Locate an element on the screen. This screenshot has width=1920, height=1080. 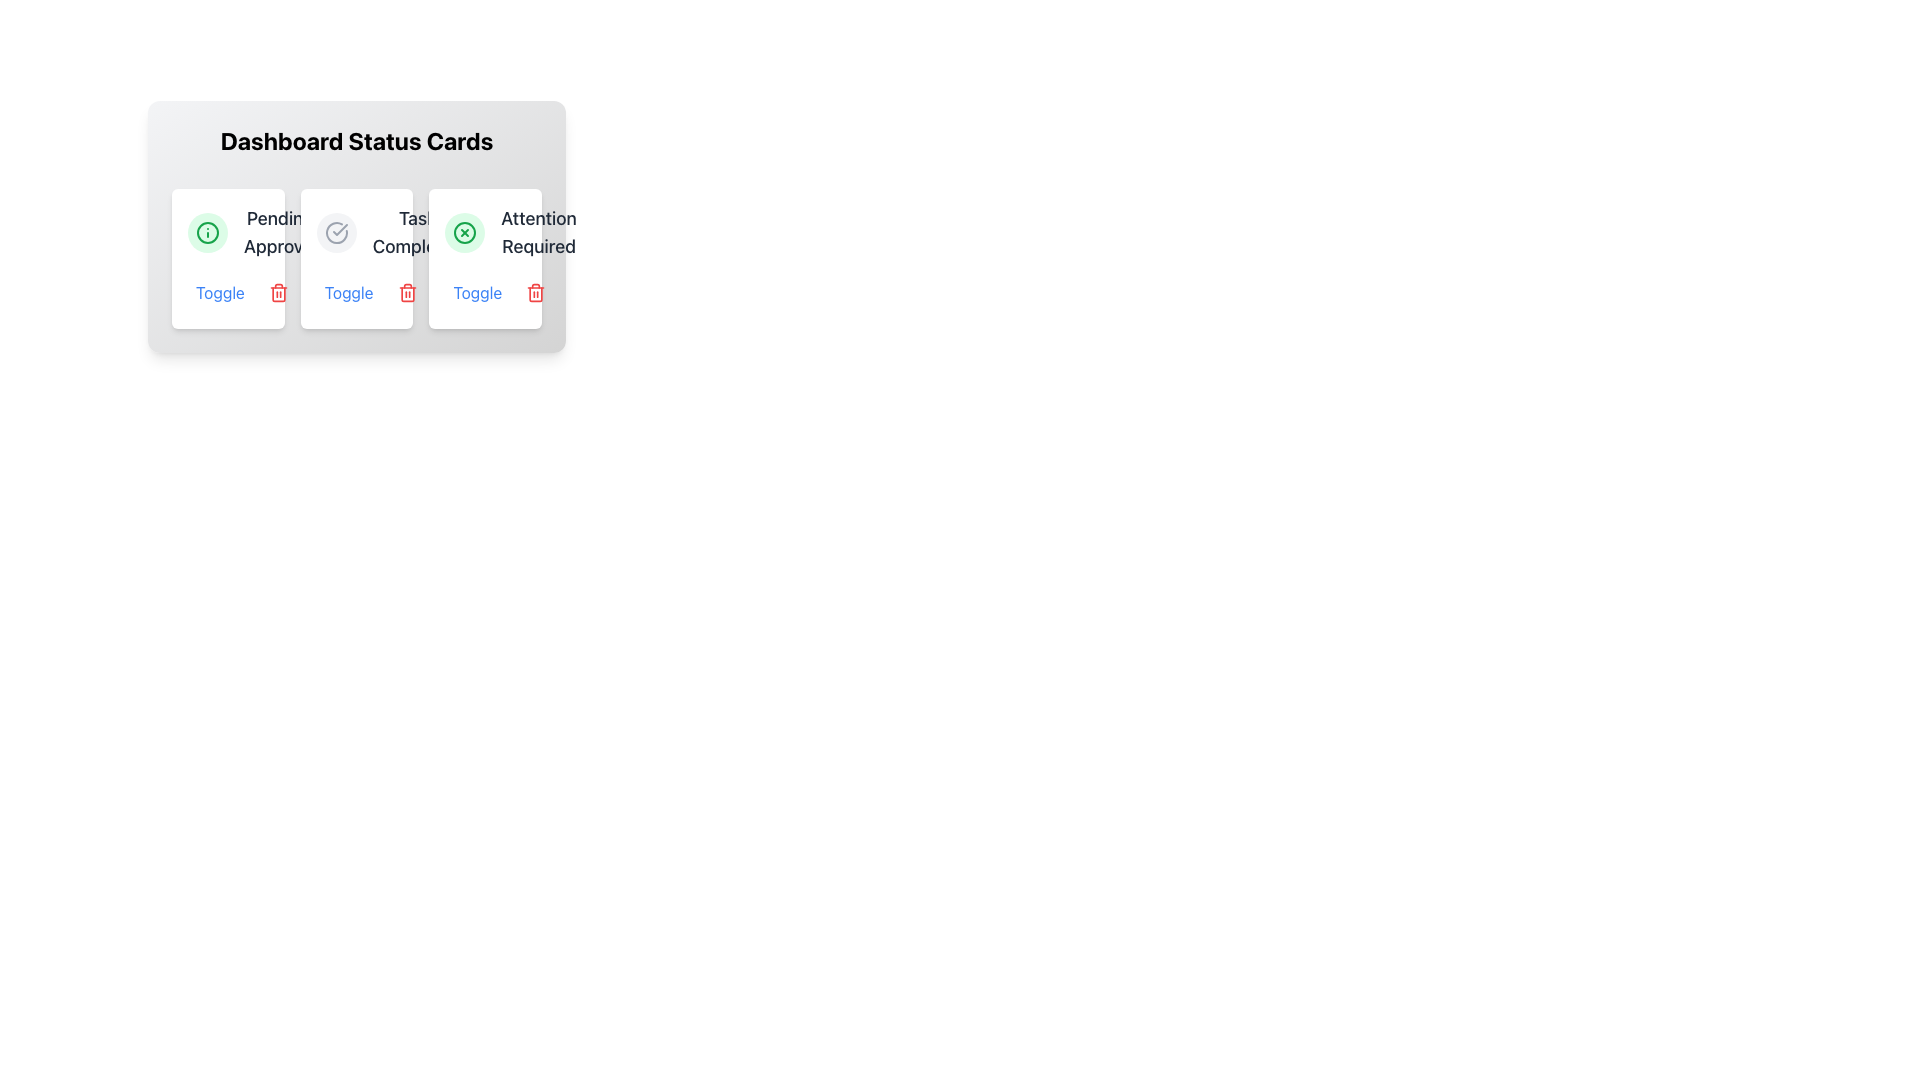
the red trash bin icon button located in the bottom-right corner of the 'Pending Approval' status card is located at coordinates (277, 293).